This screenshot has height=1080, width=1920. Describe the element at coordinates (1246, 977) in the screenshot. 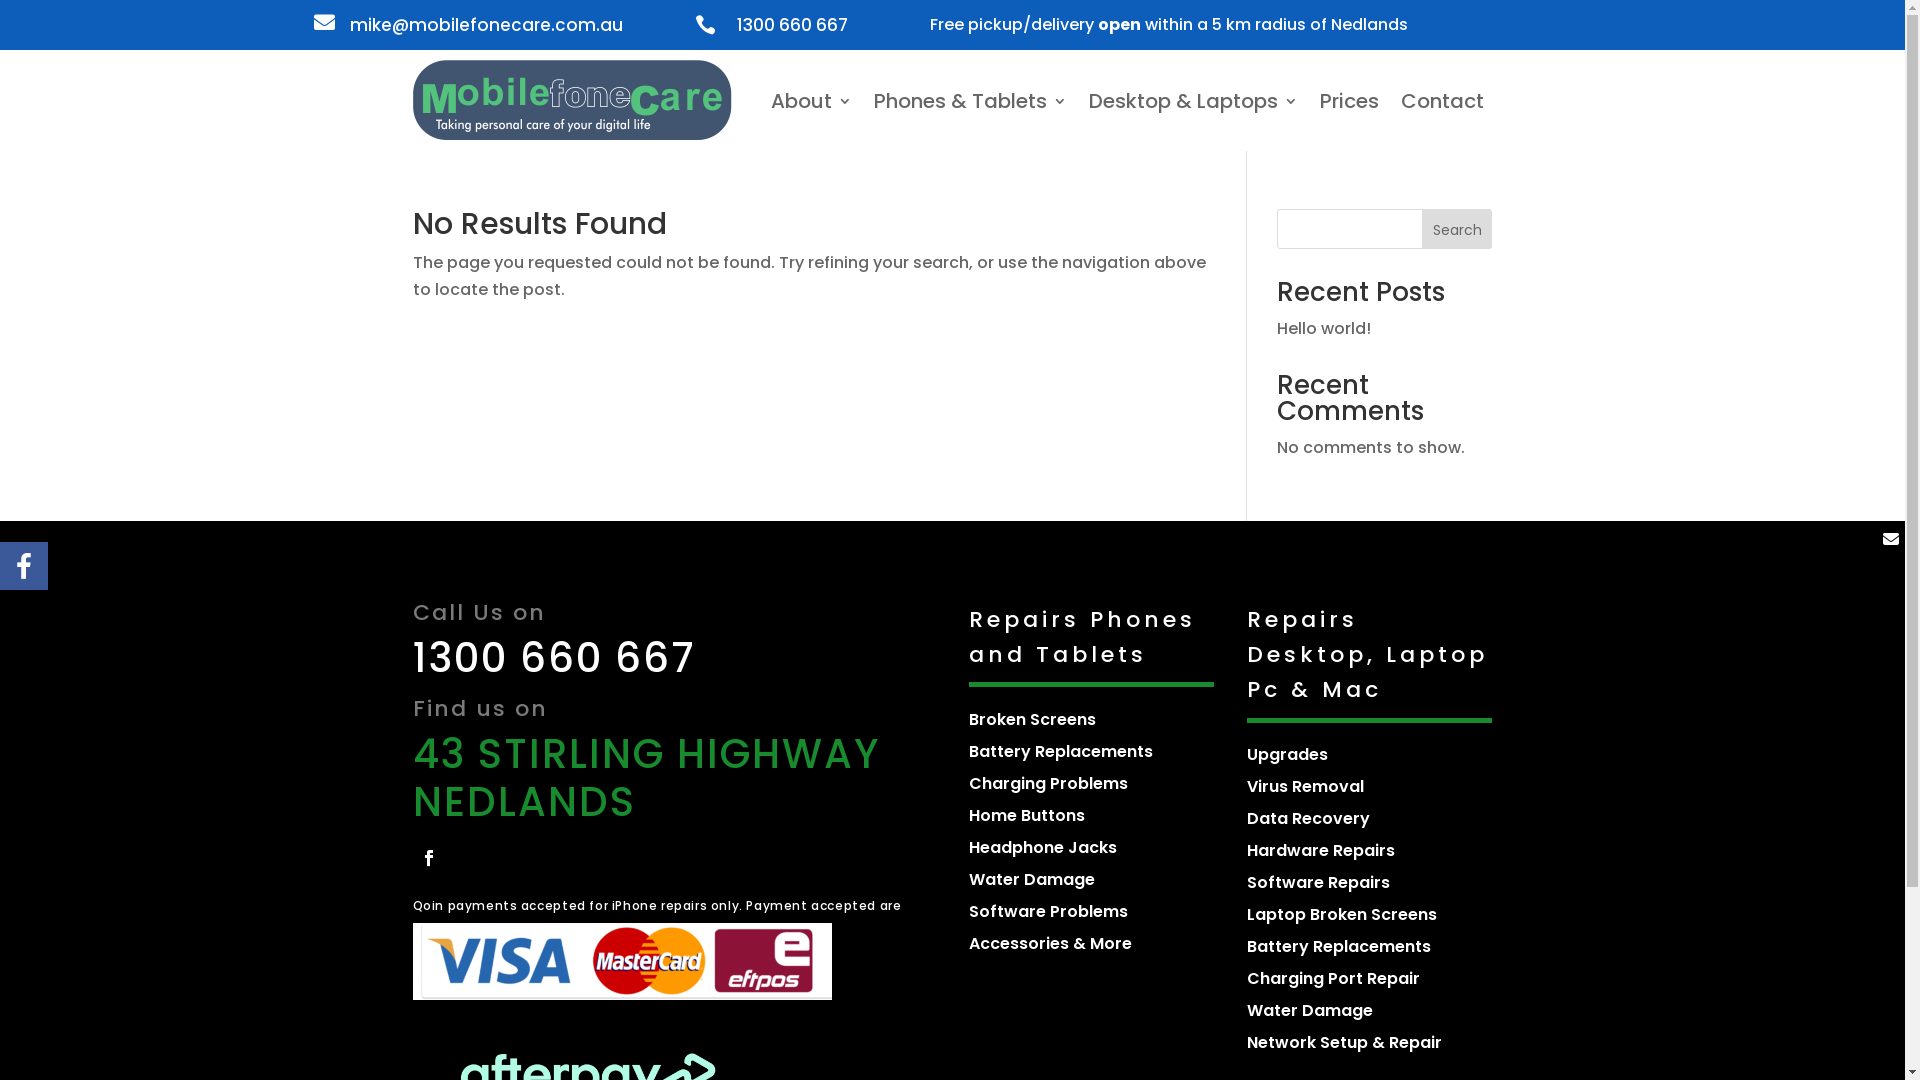

I see `'Charging Port Repair'` at that location.